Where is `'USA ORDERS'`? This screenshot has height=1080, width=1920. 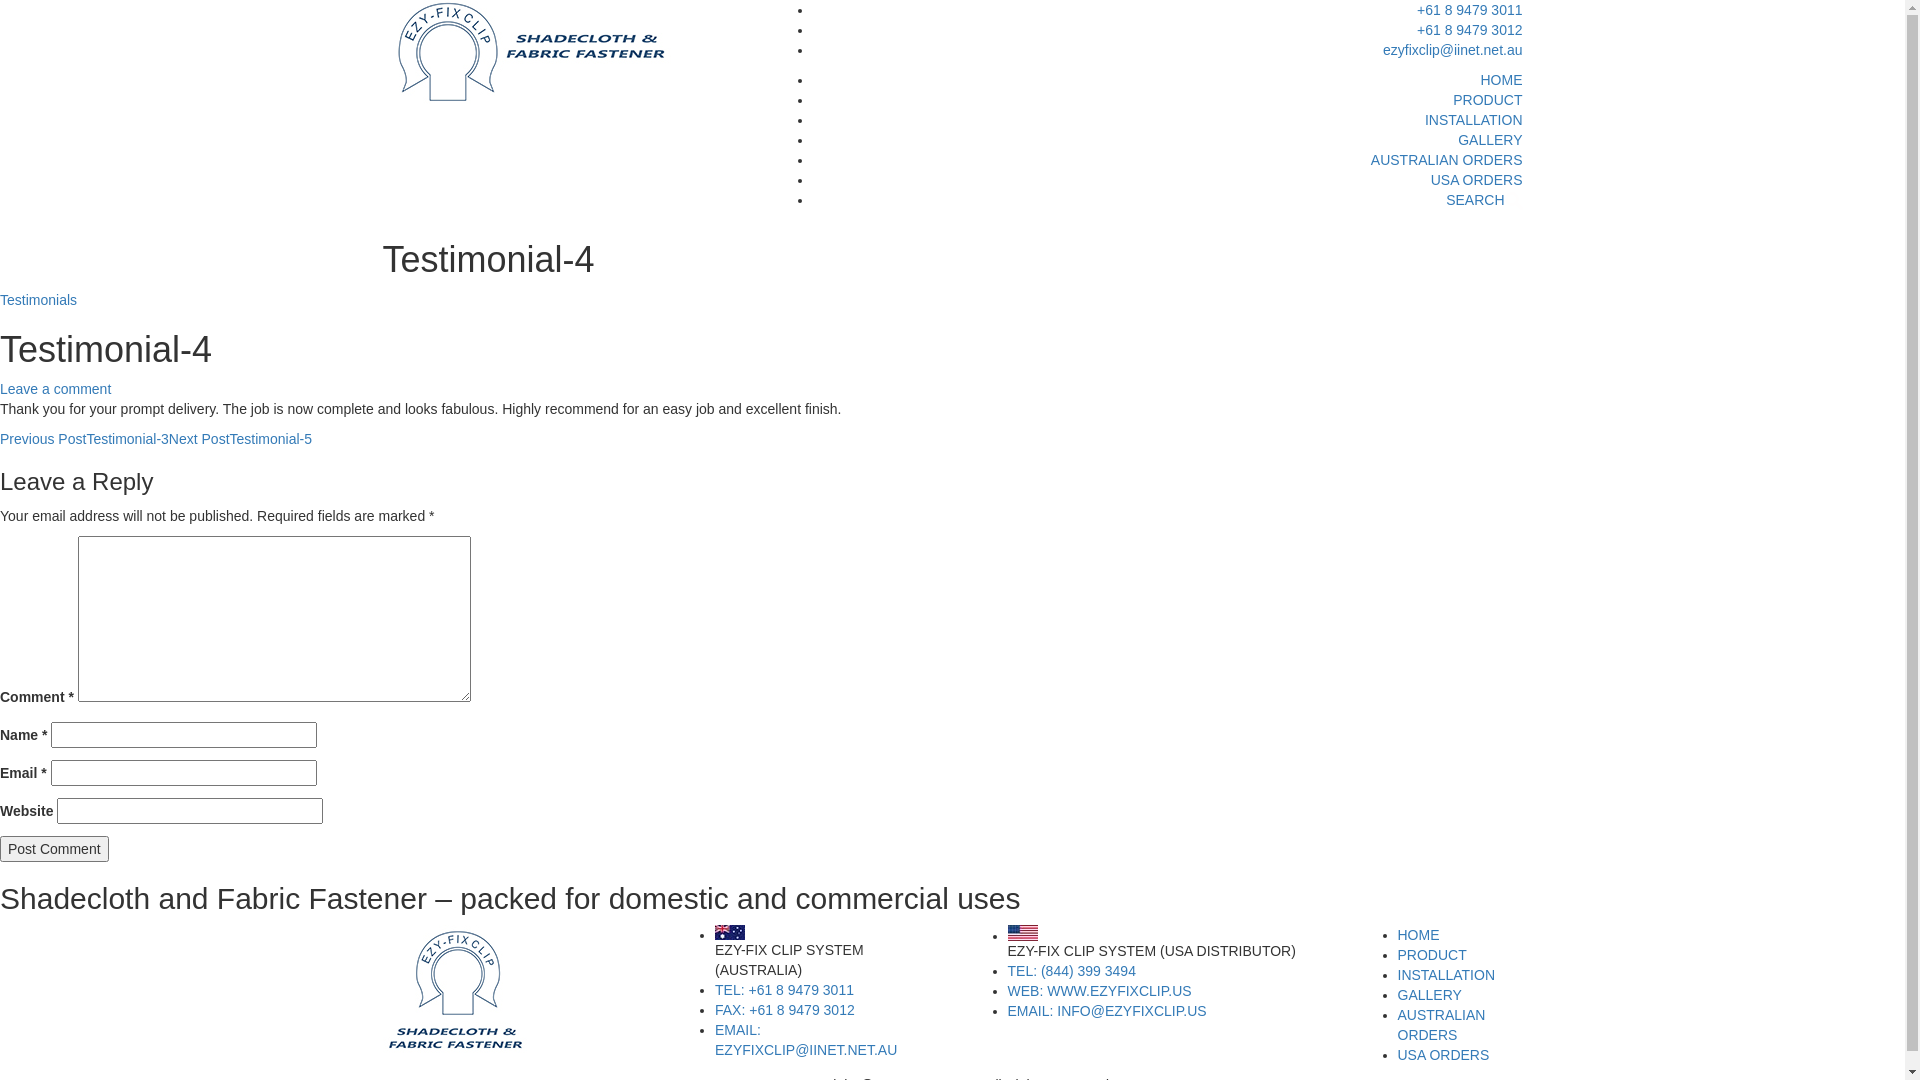
'USA ORDERS' is located at coordinates (1477, 180).